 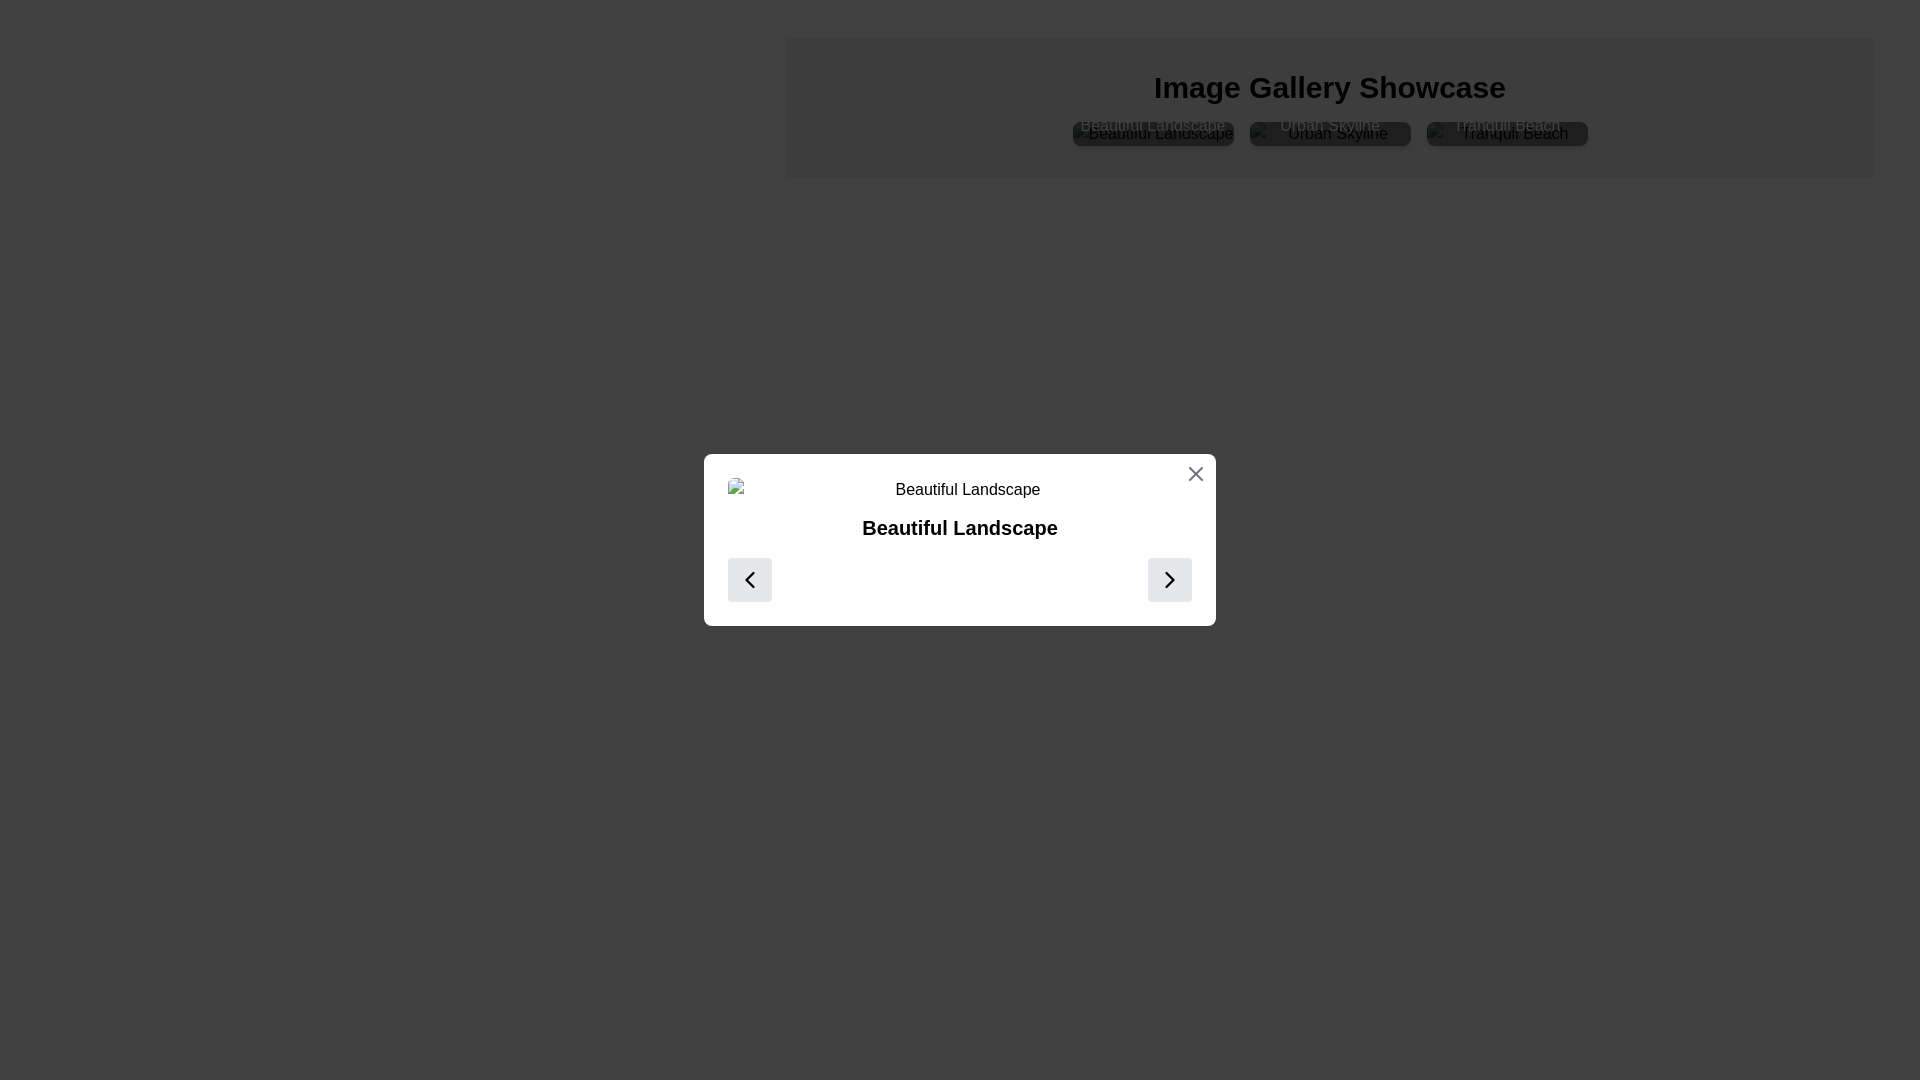 I want to click on the navigational icon located within the right-side navigation button at the bottom-right corner of the modal window, so click(x=1170, y=579).